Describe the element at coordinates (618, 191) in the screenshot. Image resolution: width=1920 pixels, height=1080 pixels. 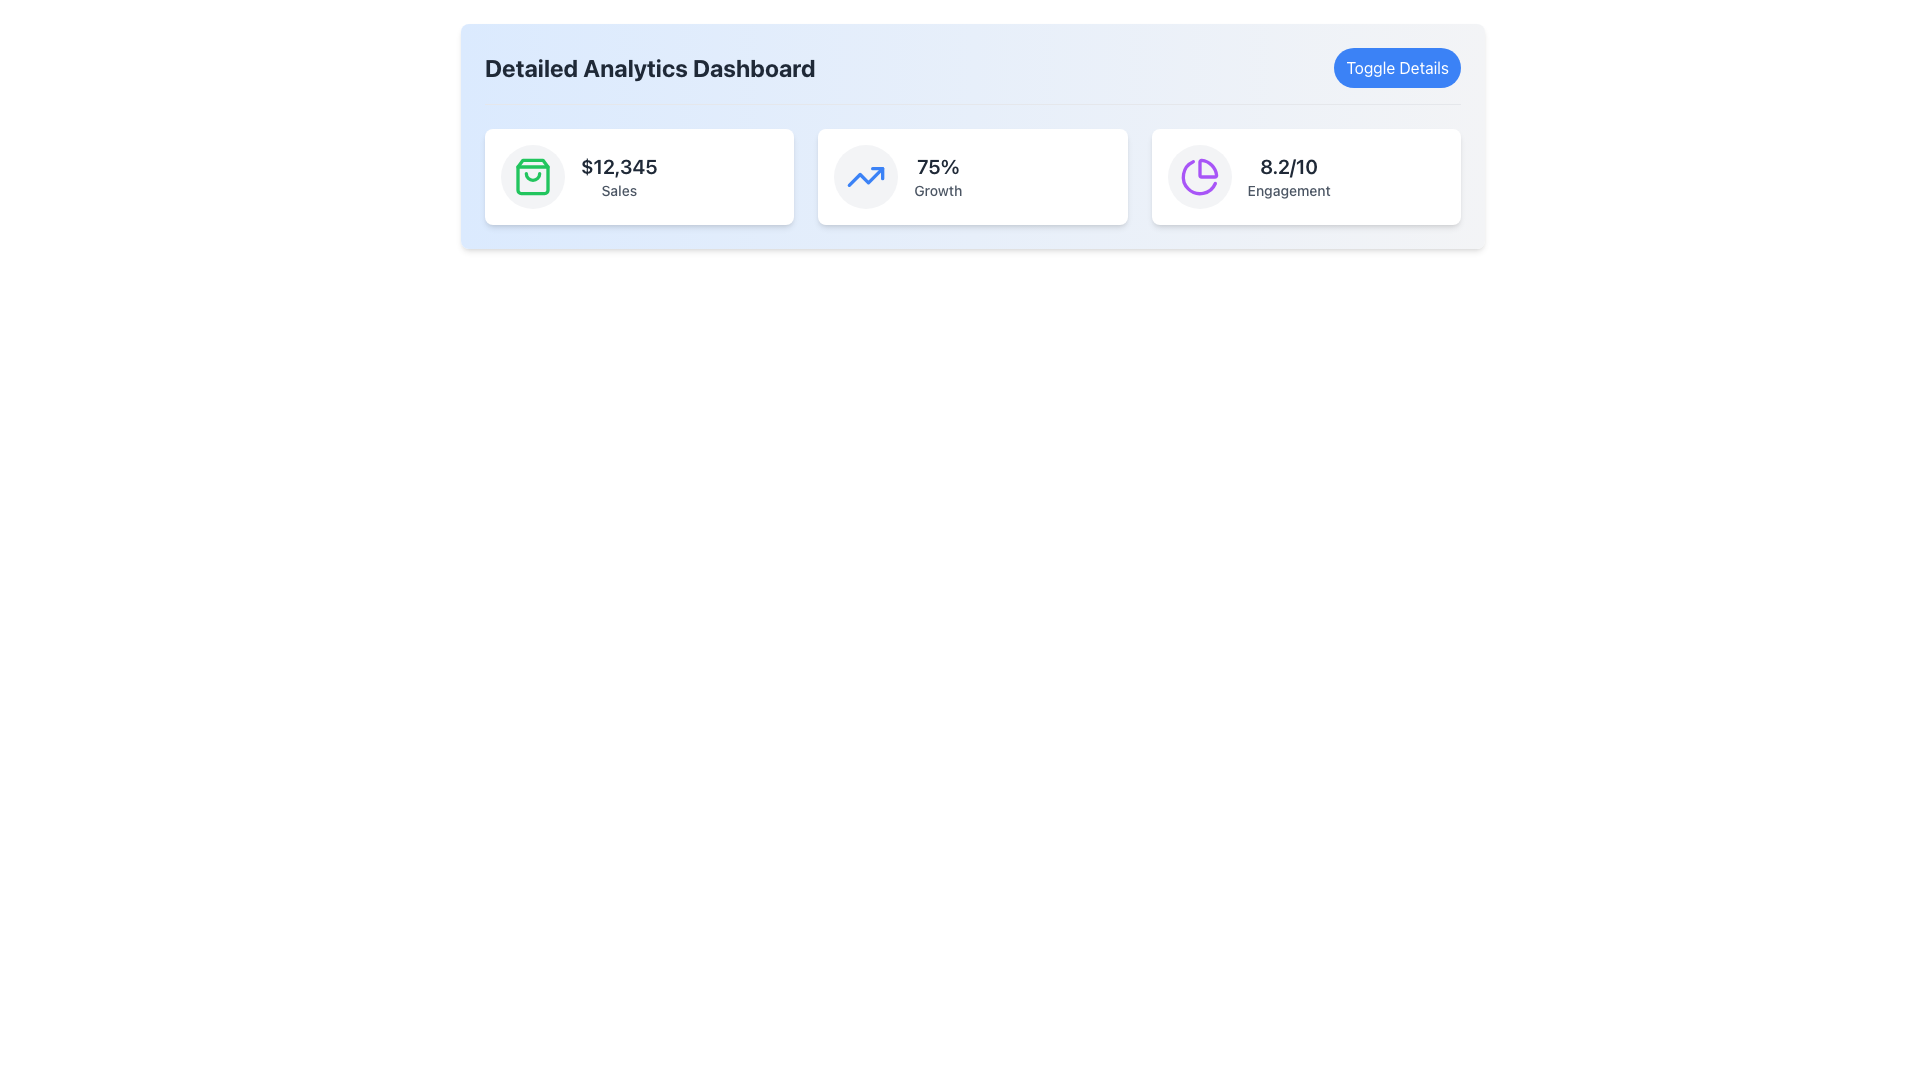
I see `the Static Text Label that clarifies the context of the numerical data '$12,345' representing 'Sales', positioned directly below the numerical text in the top-left region of the dashboard` at that location.